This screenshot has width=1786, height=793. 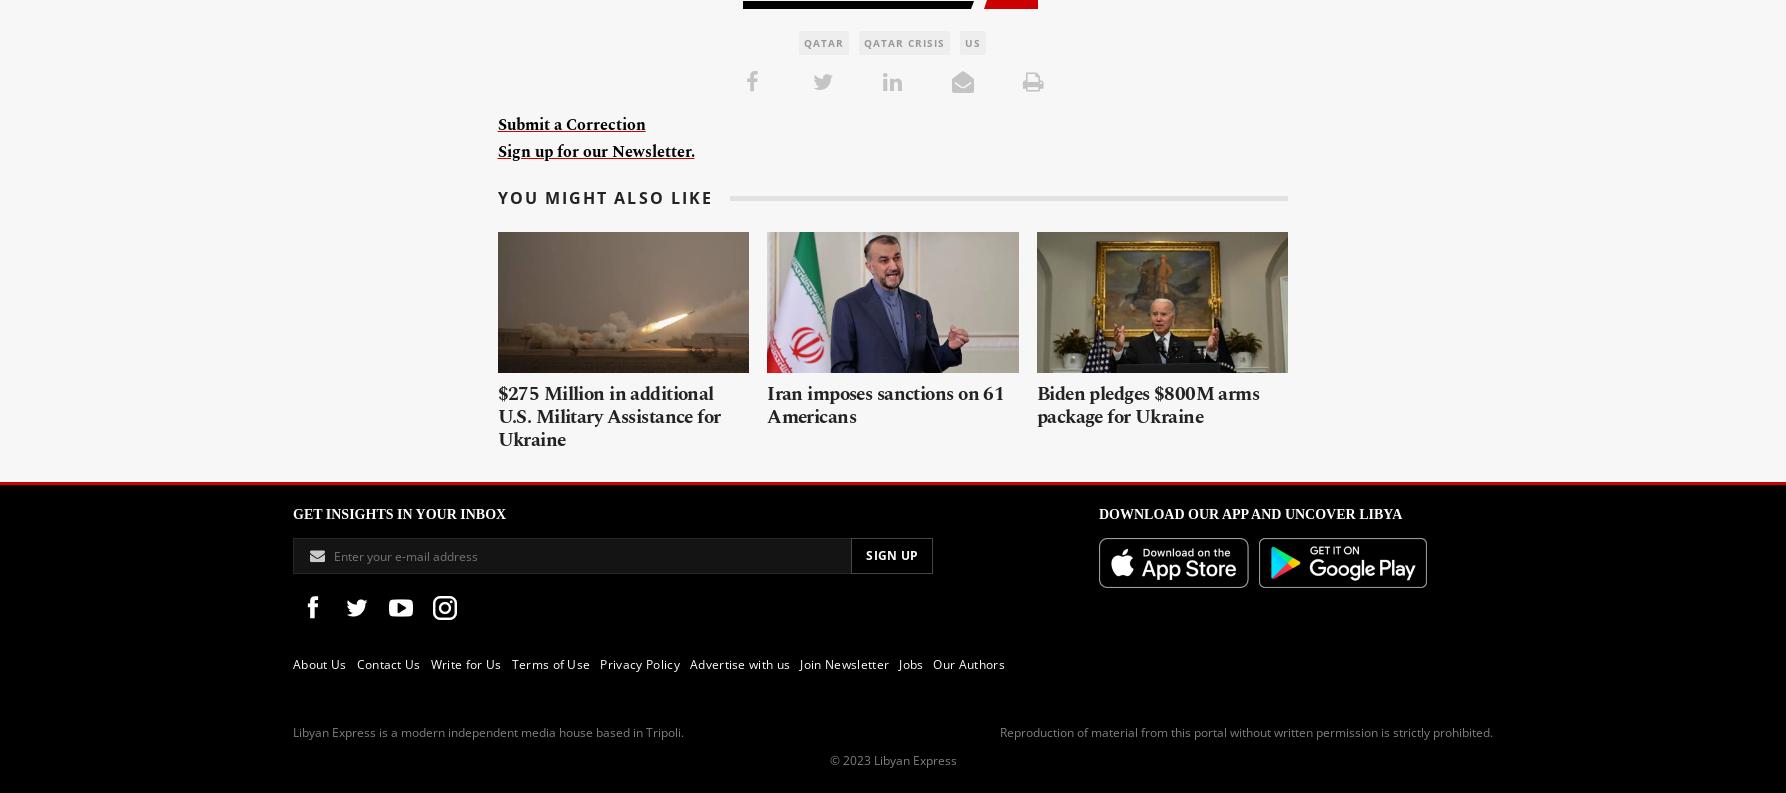 What do you see at coordinates (464, 664) in the screenshot?
I see `'Write for Us'` at bounding box center [464, 664].